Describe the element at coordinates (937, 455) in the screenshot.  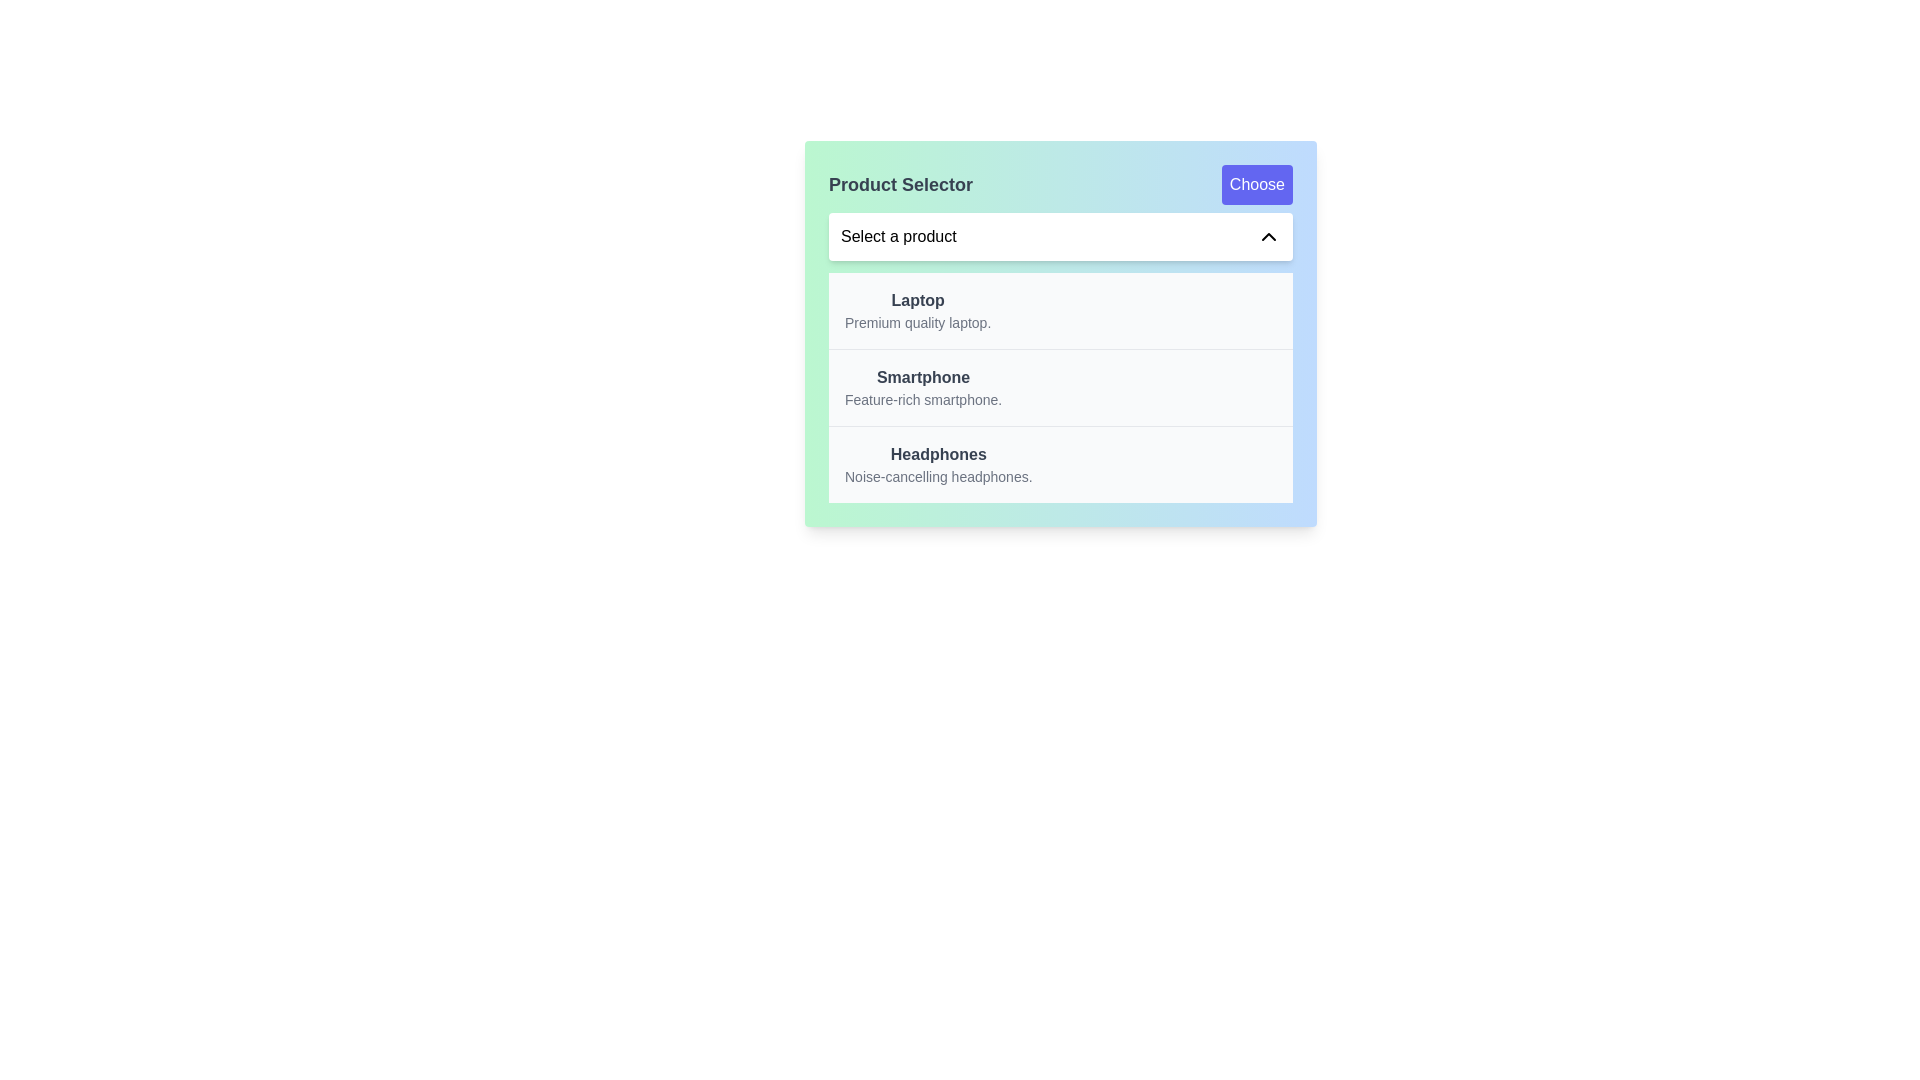
I see `the 'Headphones' text label, which serves as a heading to identify this product option within the product selection interface` at that location.